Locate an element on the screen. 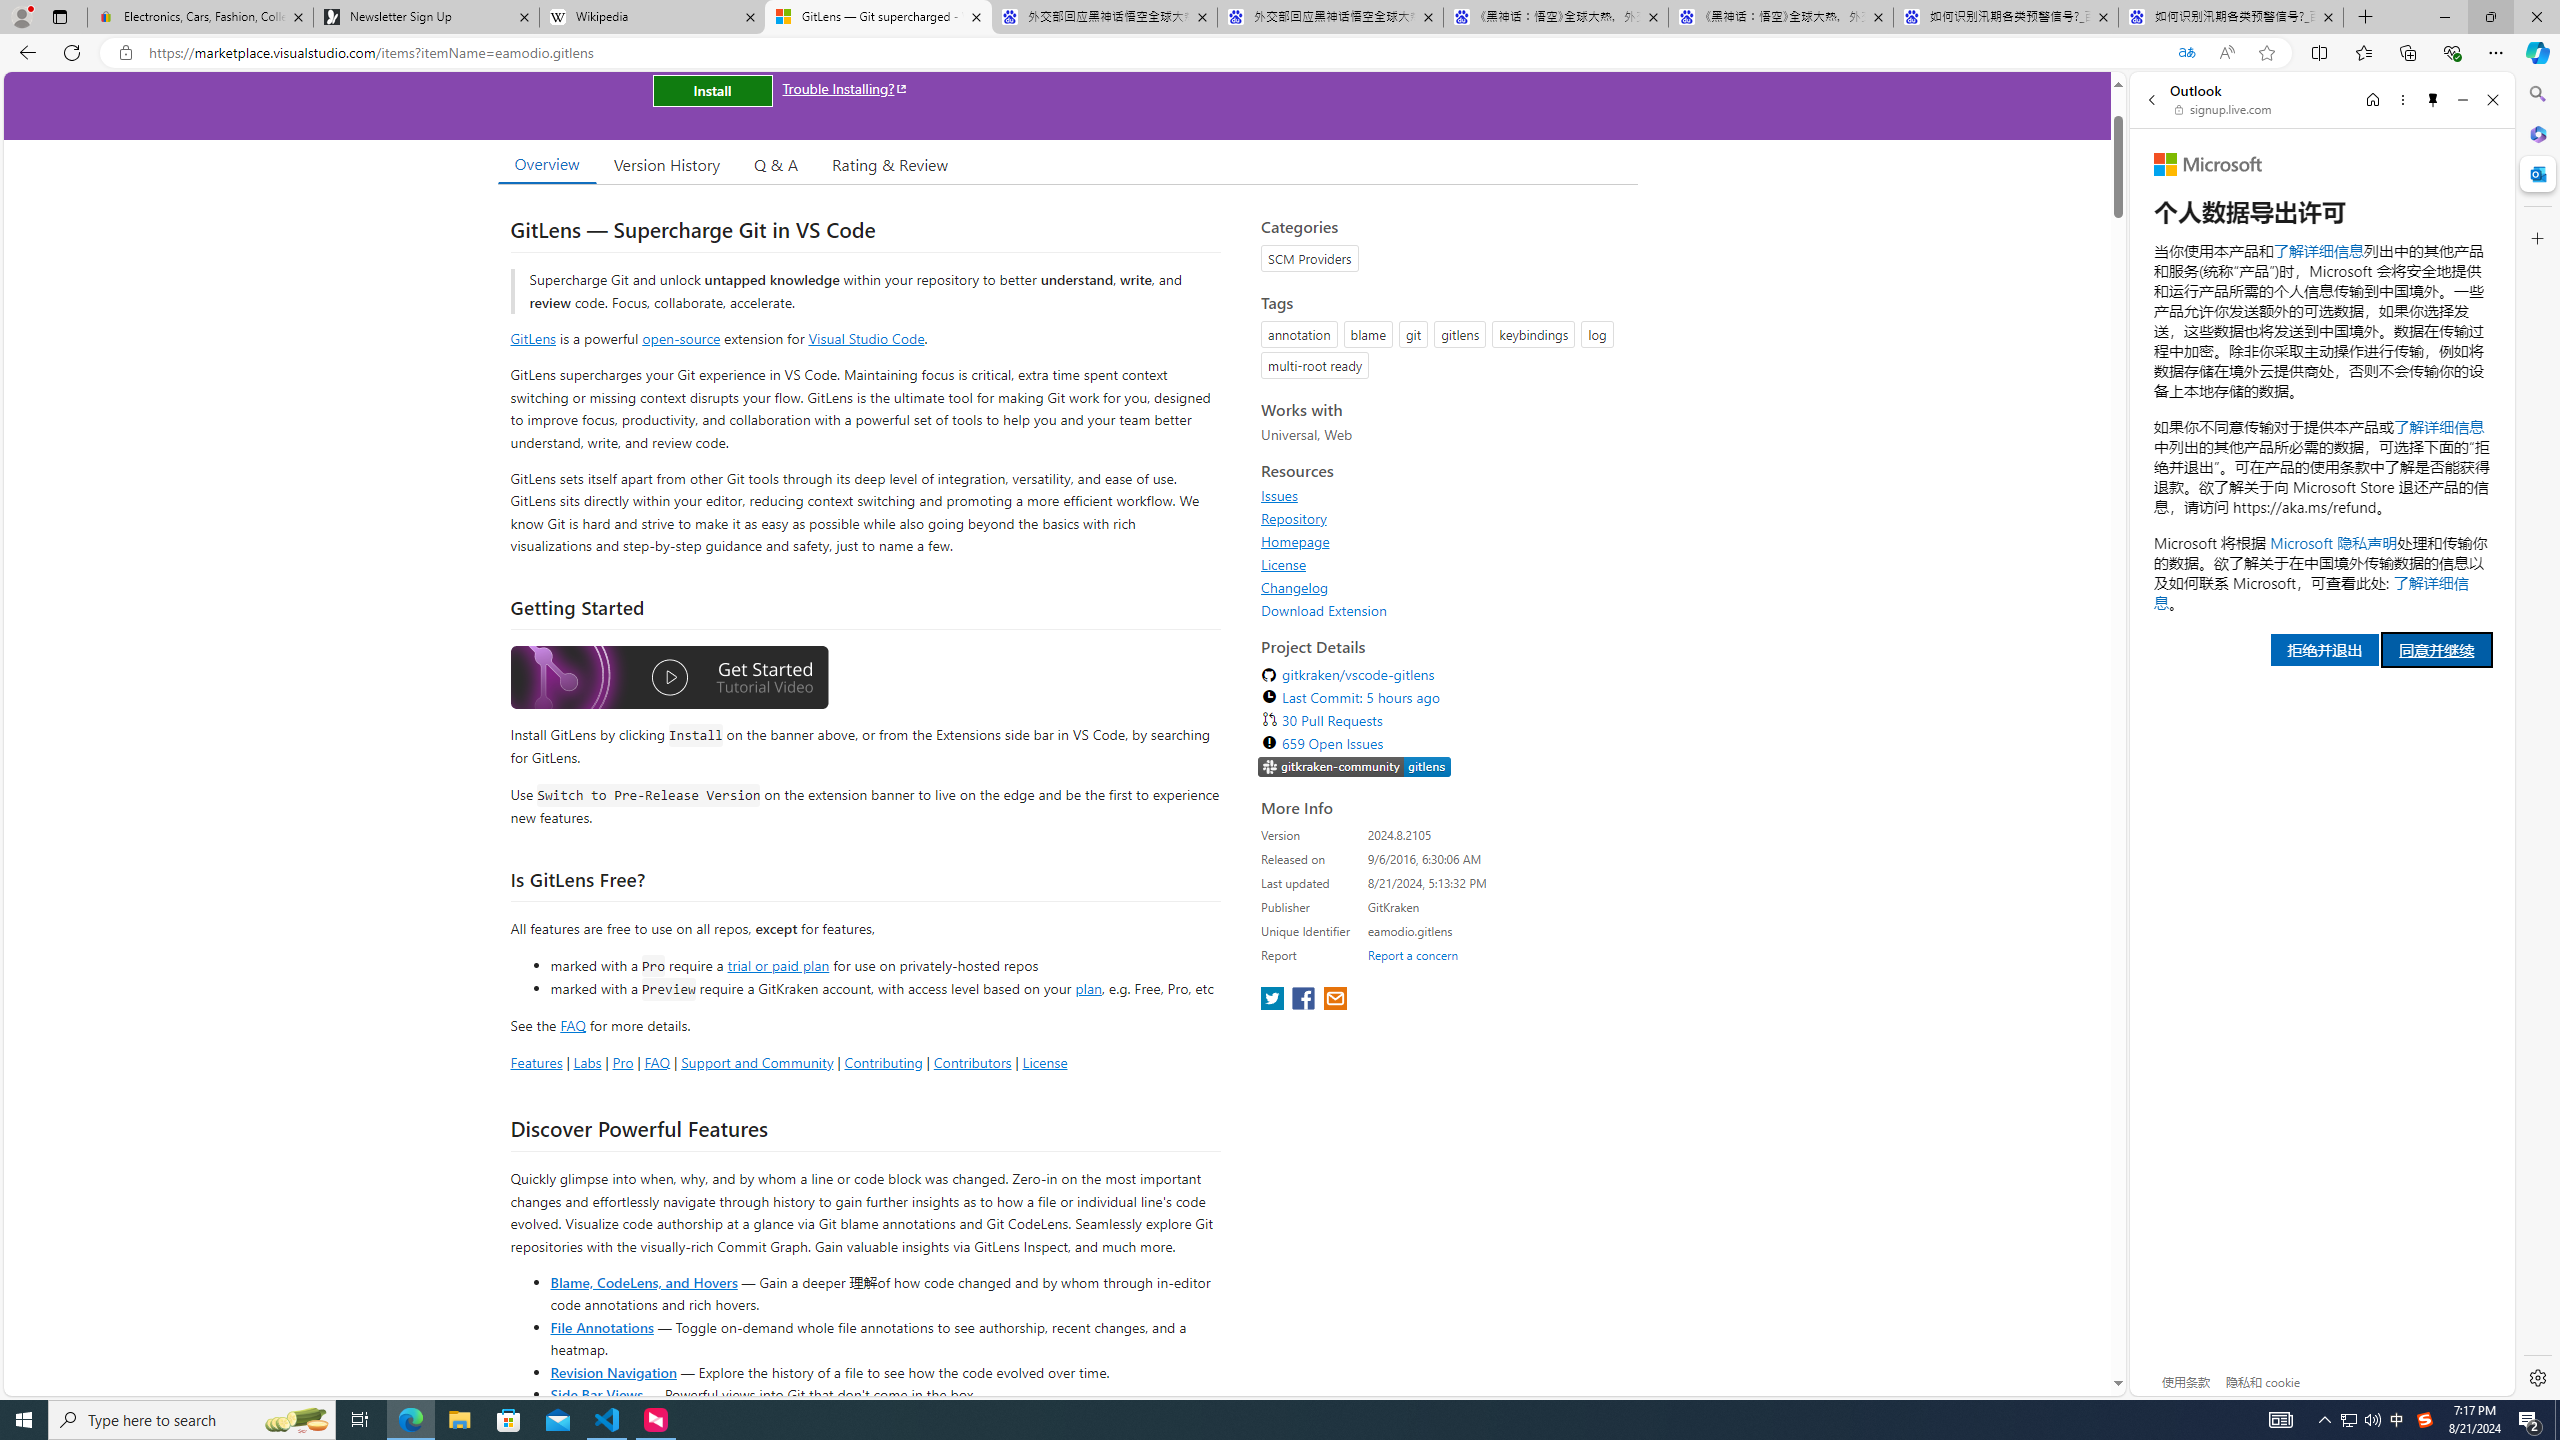 This screenshot has height=1440, width=2560. 'Revision Navigation' is located at coordinates (612, 1371).